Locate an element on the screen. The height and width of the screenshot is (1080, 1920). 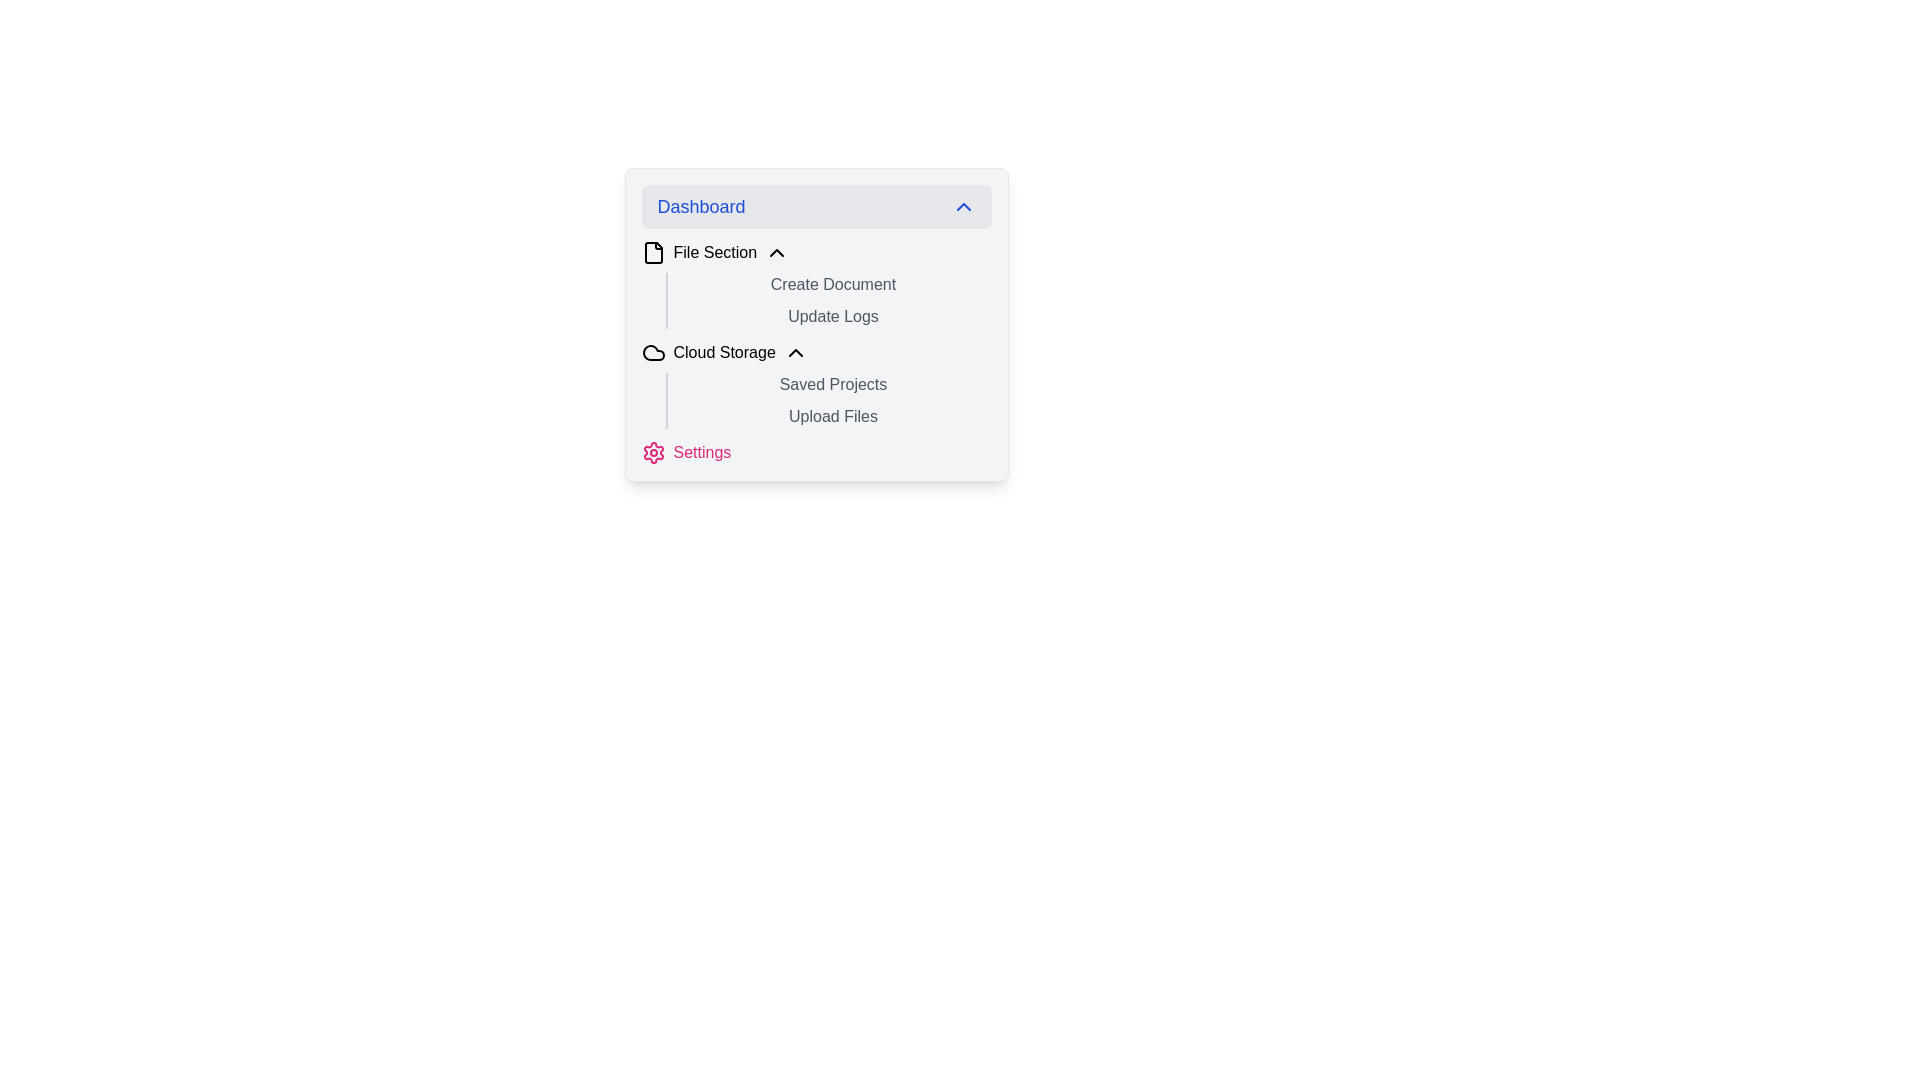
the 'Update Logs' text link, which is styled with light gray text color and changes to black on hover, located under the 'File Section' subsection is located at coordinates (816, 323).